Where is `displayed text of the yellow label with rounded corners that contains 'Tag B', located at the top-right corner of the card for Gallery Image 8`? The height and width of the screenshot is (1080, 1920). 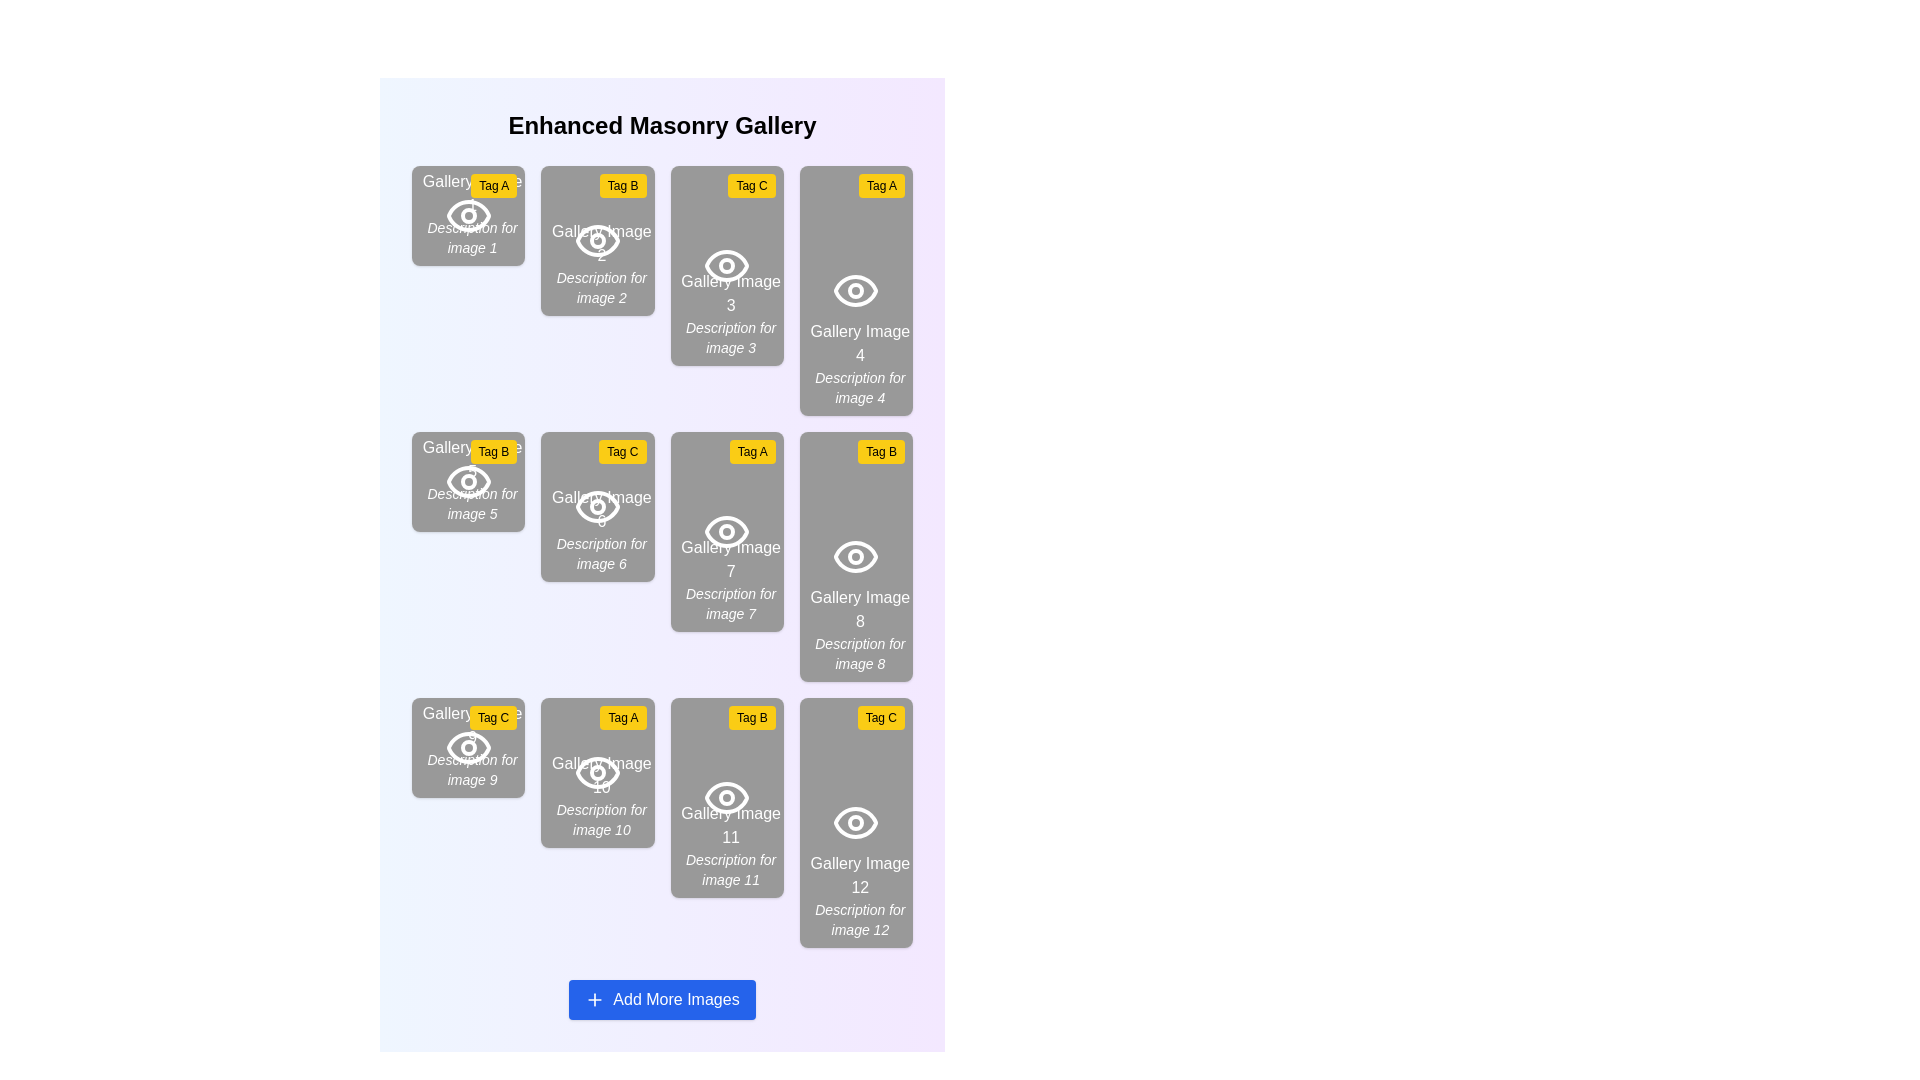
displayed text of the yellow label with rounded corners that contains 'Tag B', located at the top-right corner of the card for Gallery Image 8 is located at coordinates (880, 451).